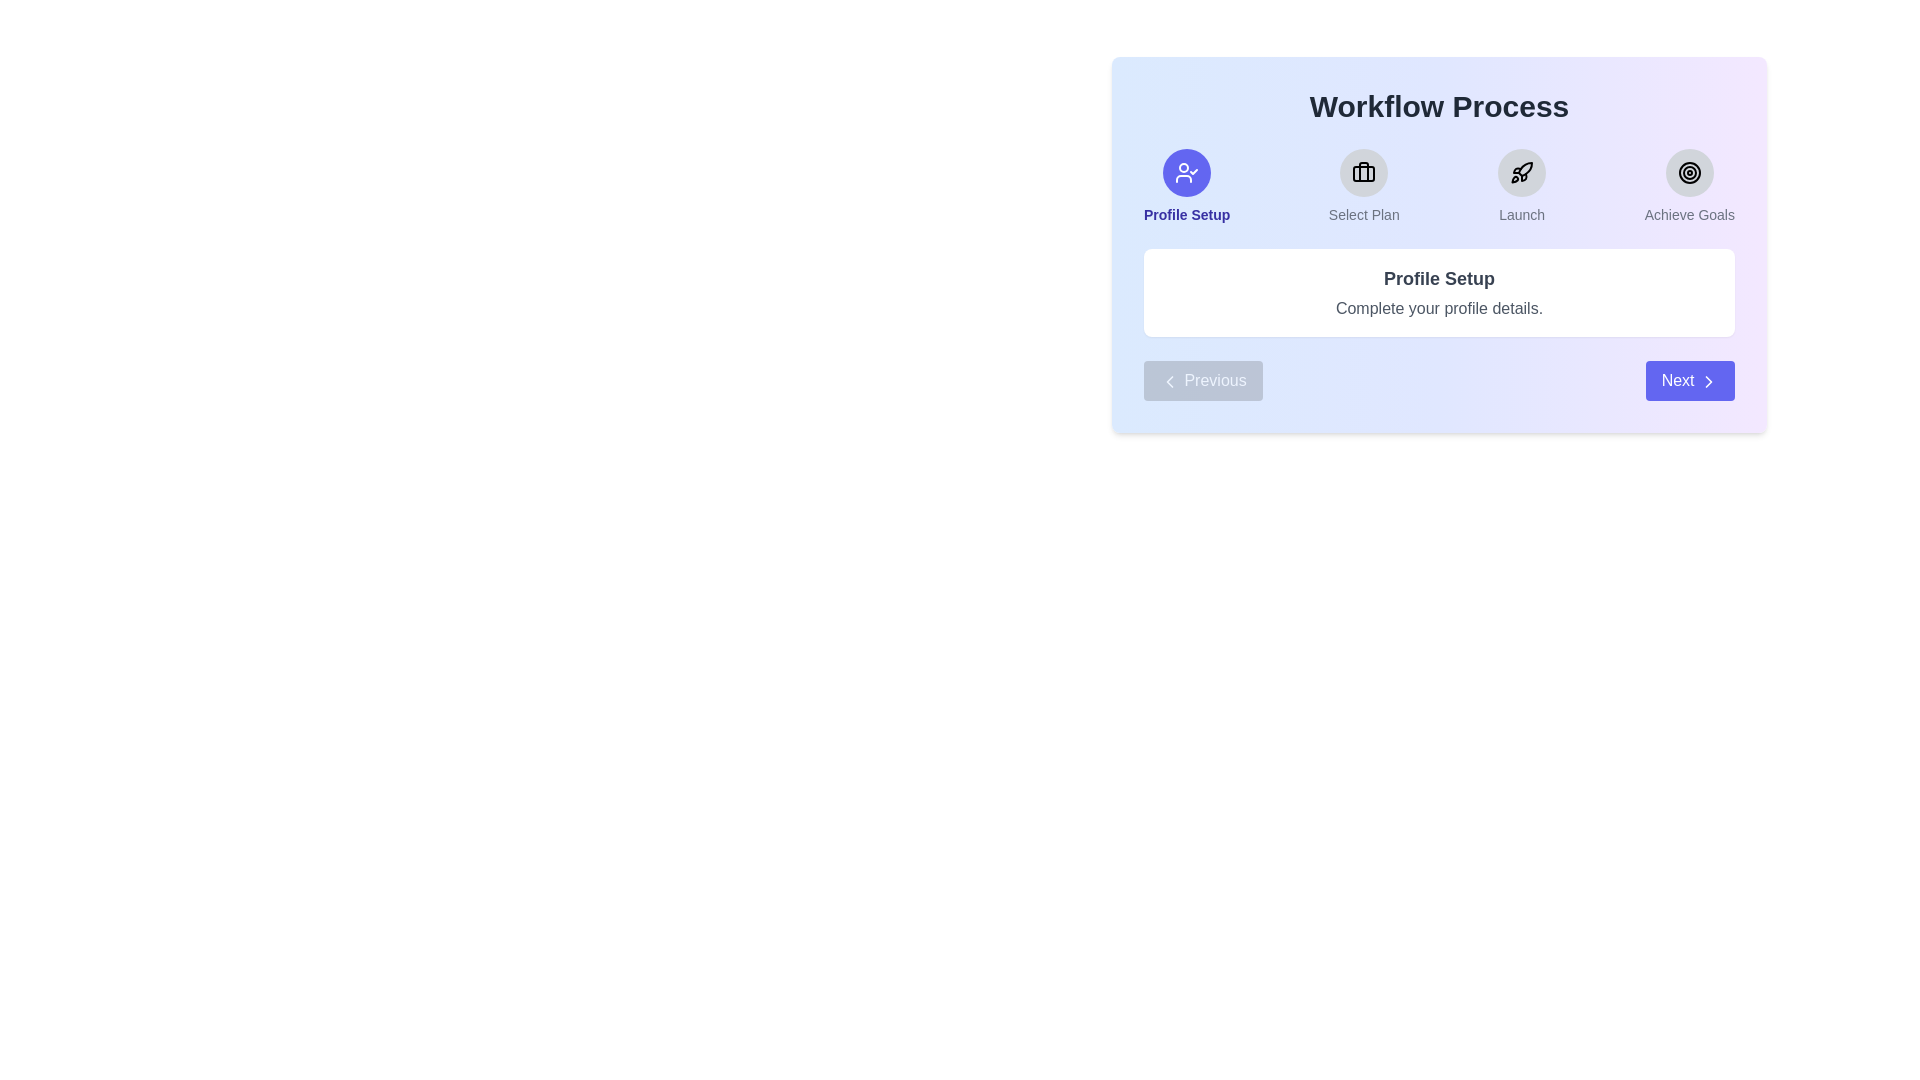 The width and height of the screenshot is (1920, 1080). What do you see at coordinates (1363, 172) in the screenshot?
I see `the Select Plan step icon to view its details` at bounding box center [1363, 172].